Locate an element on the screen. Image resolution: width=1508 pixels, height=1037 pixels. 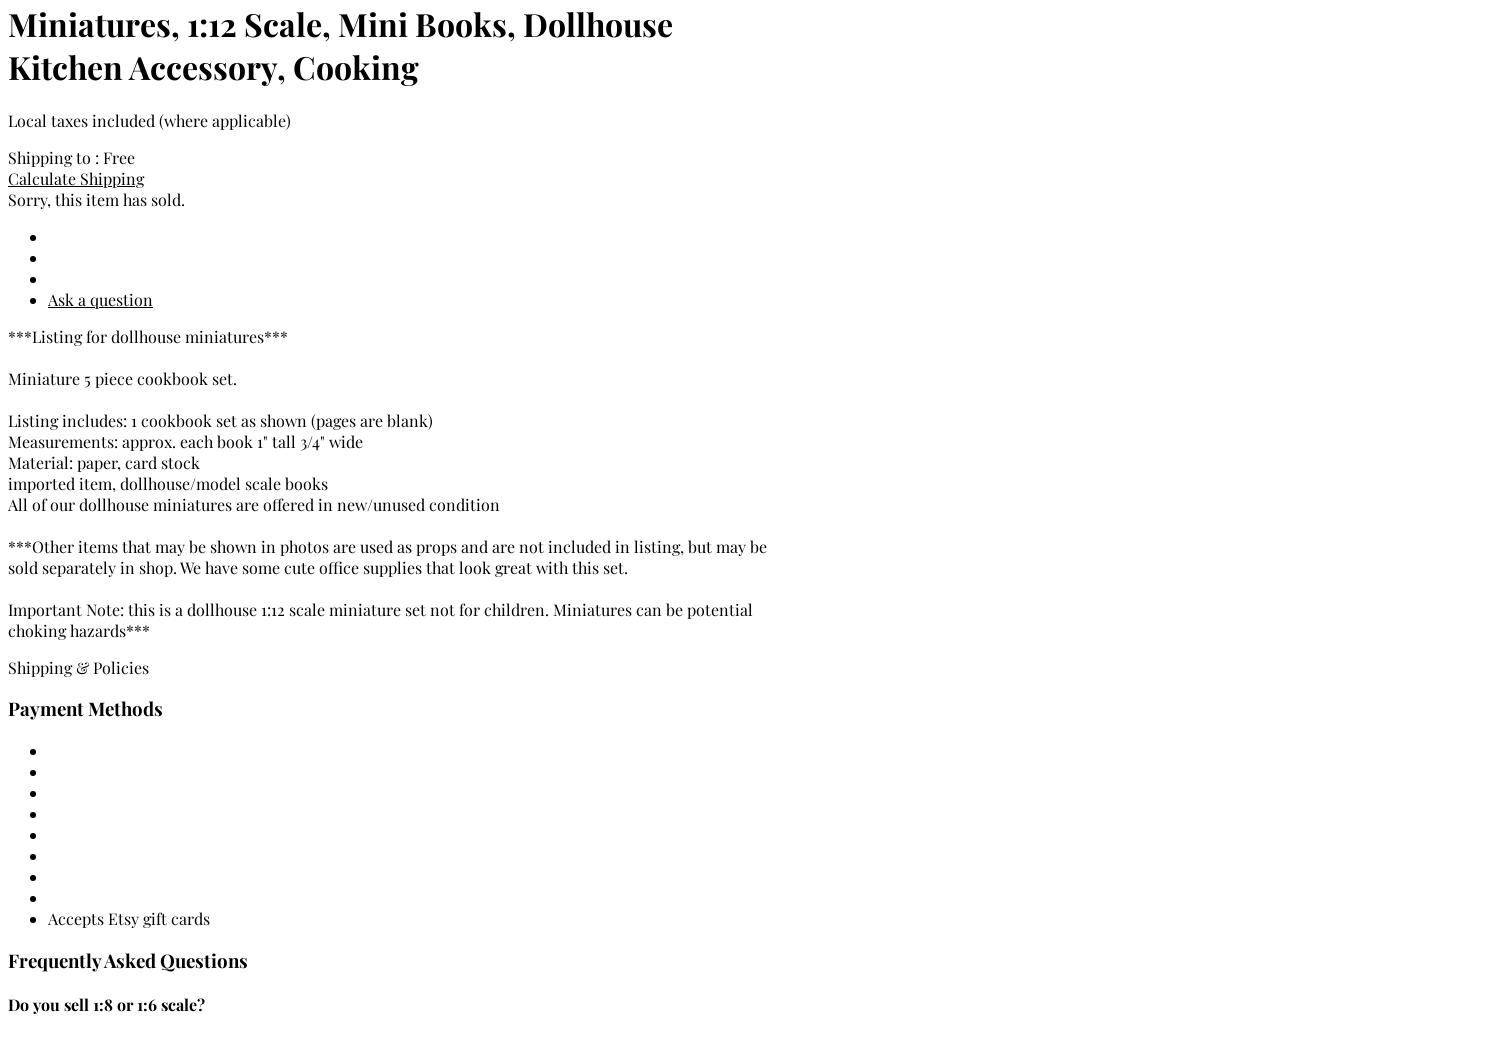
'***Other items that may be shown in photos are used as props and are not included in listing, but may be sold separately in shop. We have some cute office supplies that look great with this set.' is located at coordinates (387, 556).